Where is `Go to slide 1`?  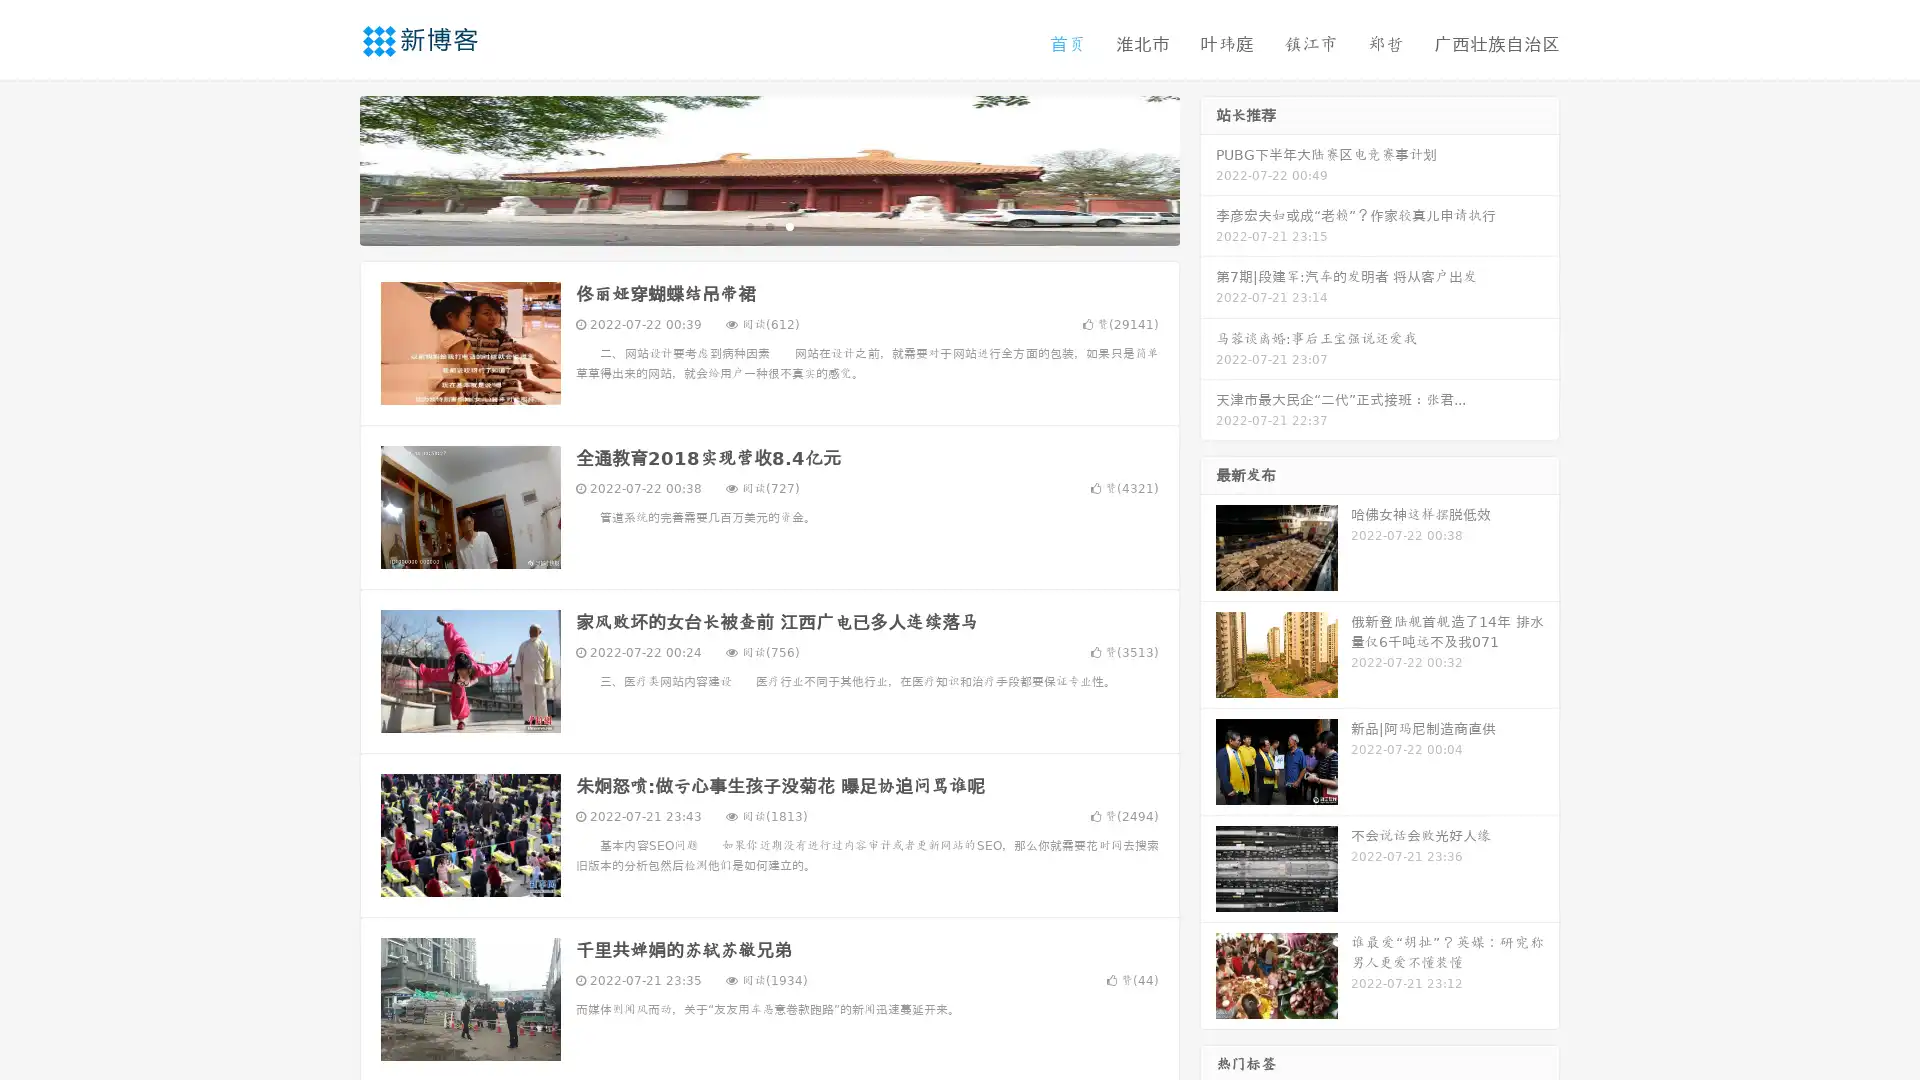
Go to slide 1 is located at coordinates (748, 225).